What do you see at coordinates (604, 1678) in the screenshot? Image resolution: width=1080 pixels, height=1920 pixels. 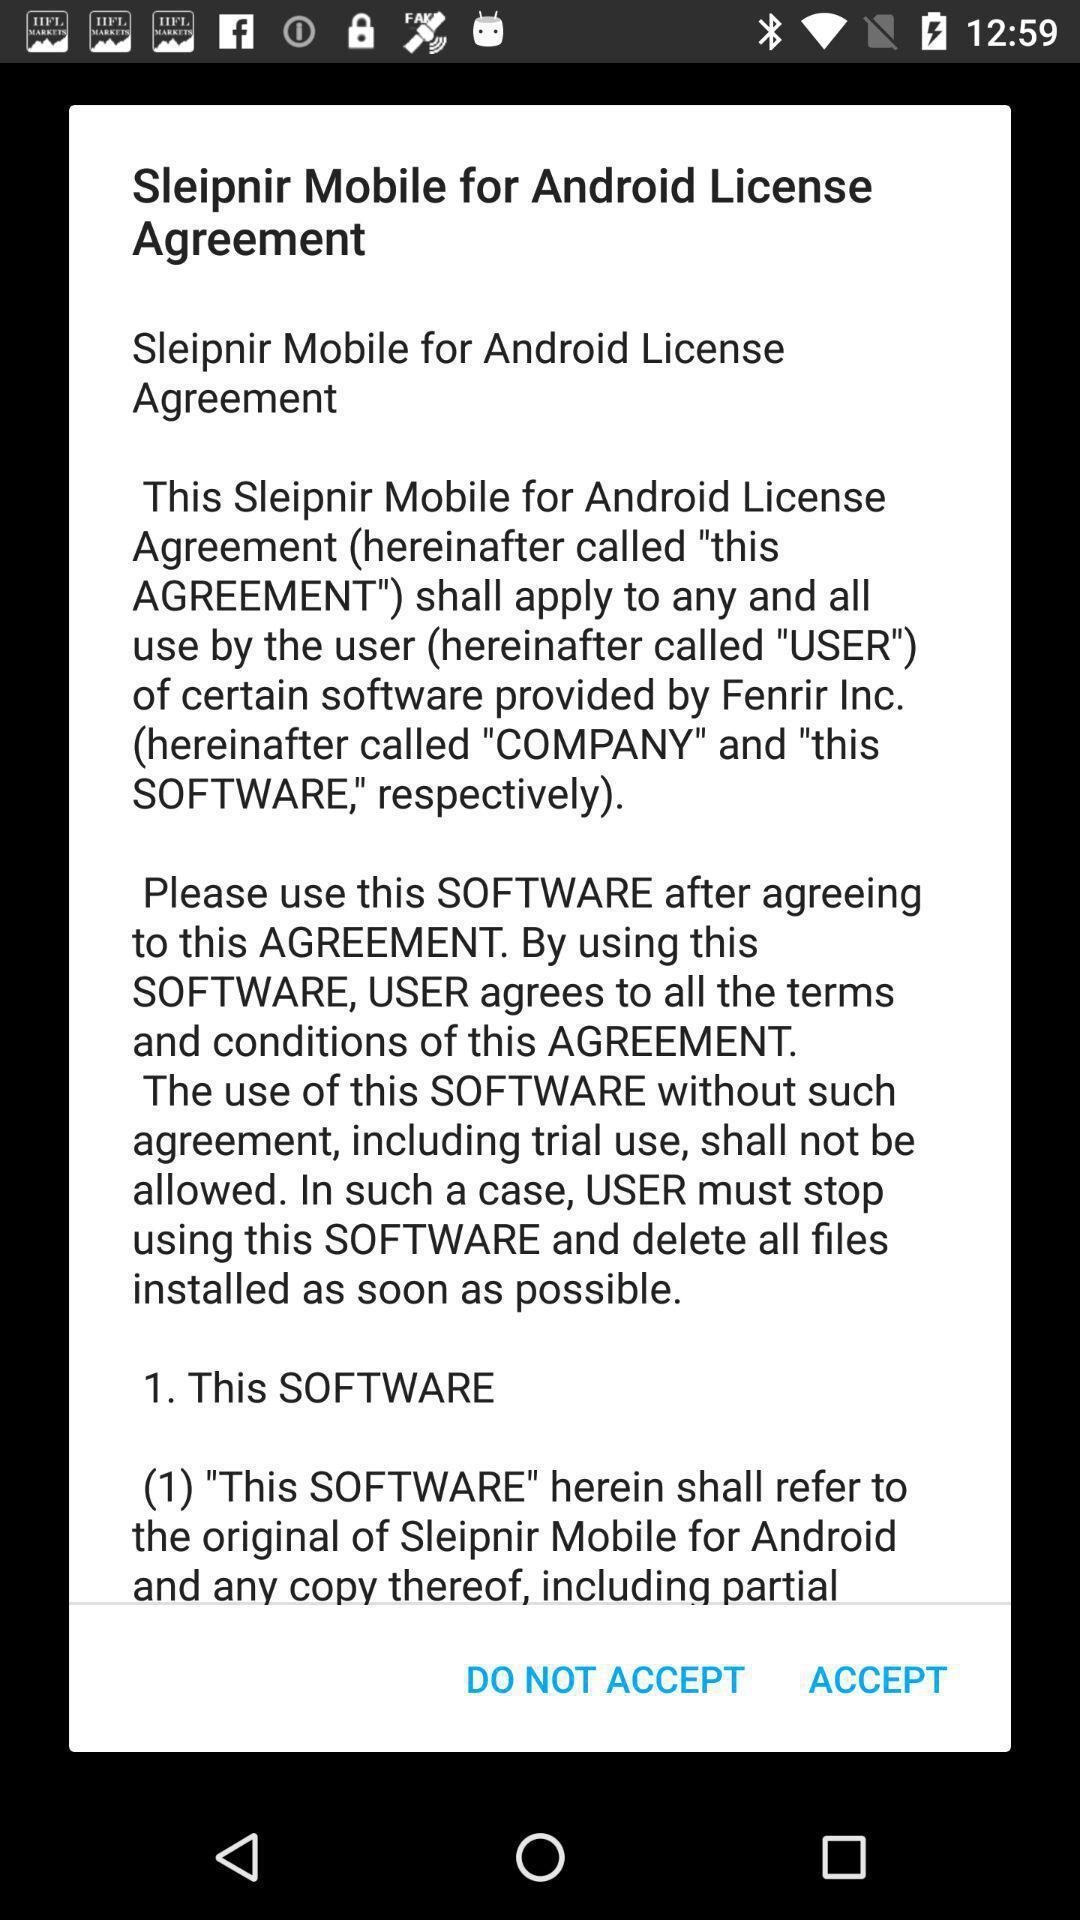 I see `the icon next to the accept icon` at bounding box center [604, 1678].